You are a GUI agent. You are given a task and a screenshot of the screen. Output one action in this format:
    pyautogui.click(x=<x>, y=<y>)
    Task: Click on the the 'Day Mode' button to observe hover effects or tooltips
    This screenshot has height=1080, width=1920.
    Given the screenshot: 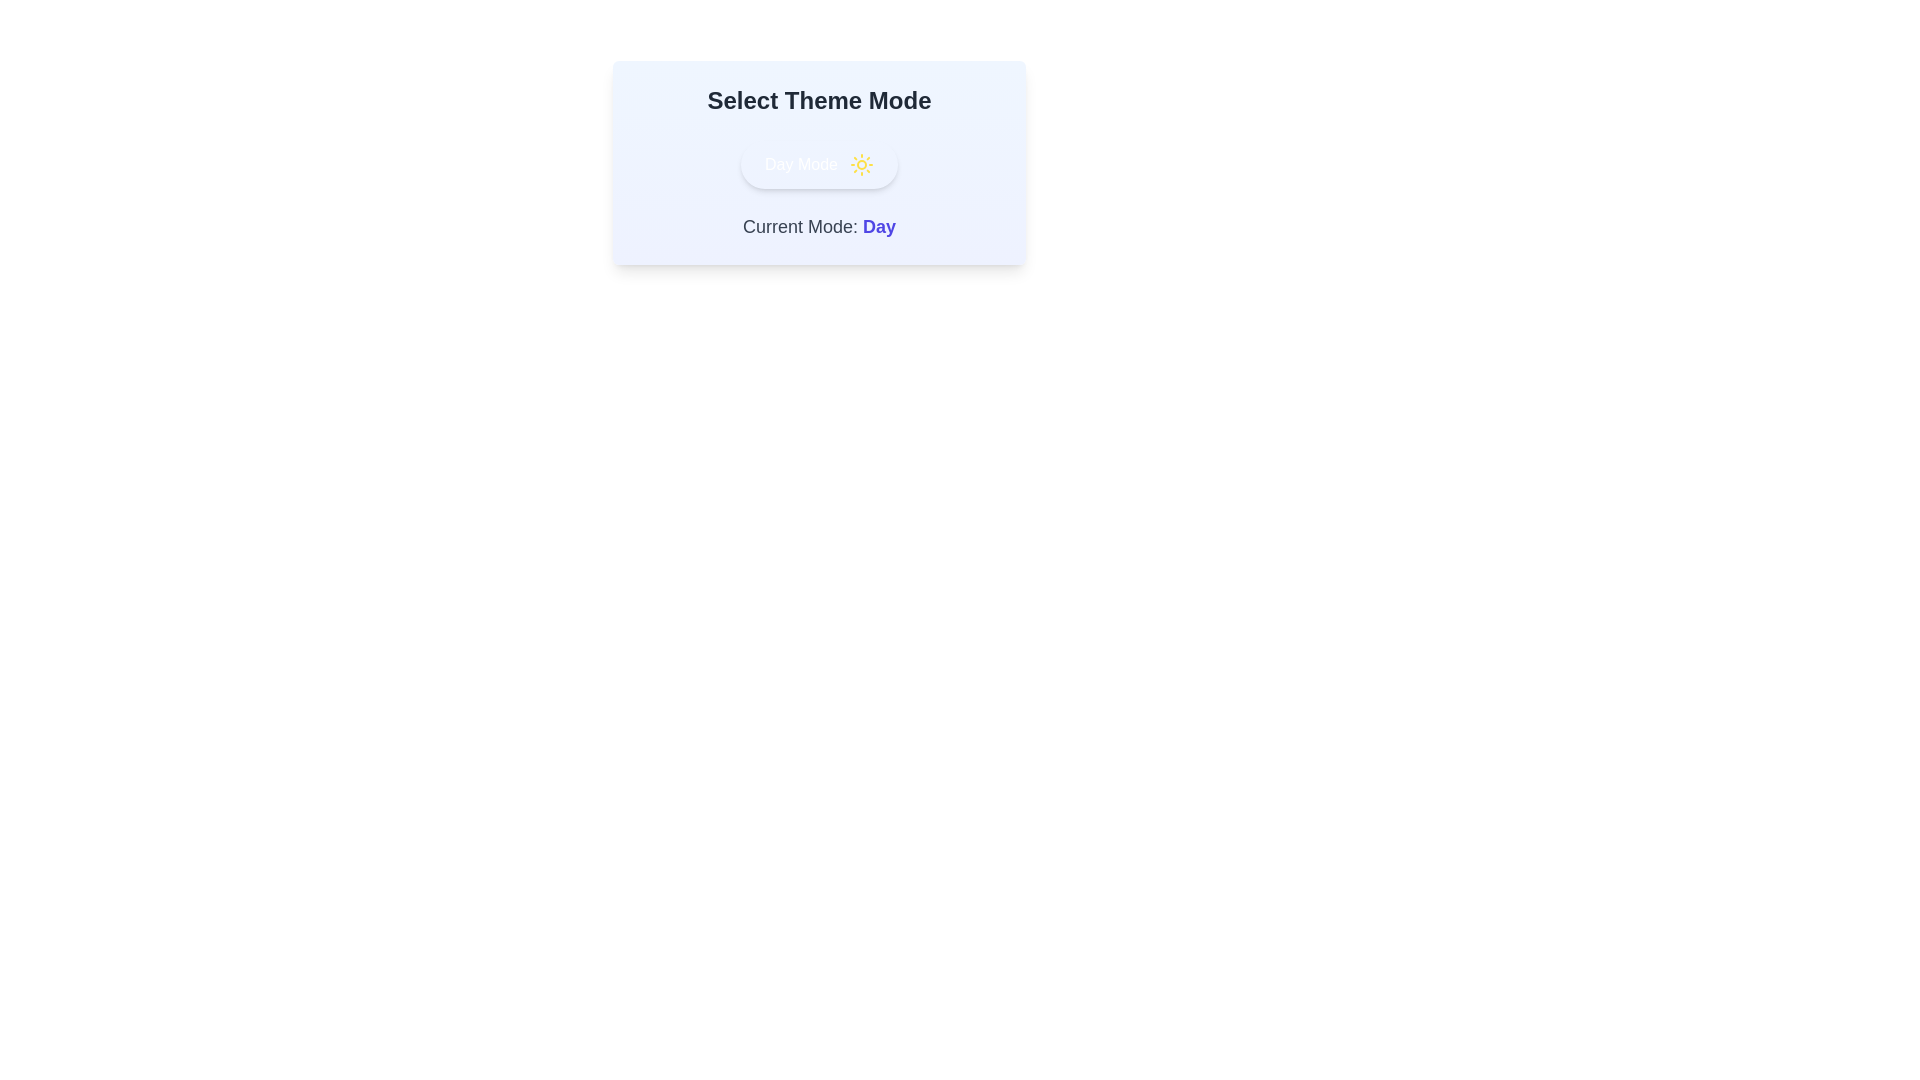 What is the action you would take?
    pyautogui.click(x=819, y=164)
    